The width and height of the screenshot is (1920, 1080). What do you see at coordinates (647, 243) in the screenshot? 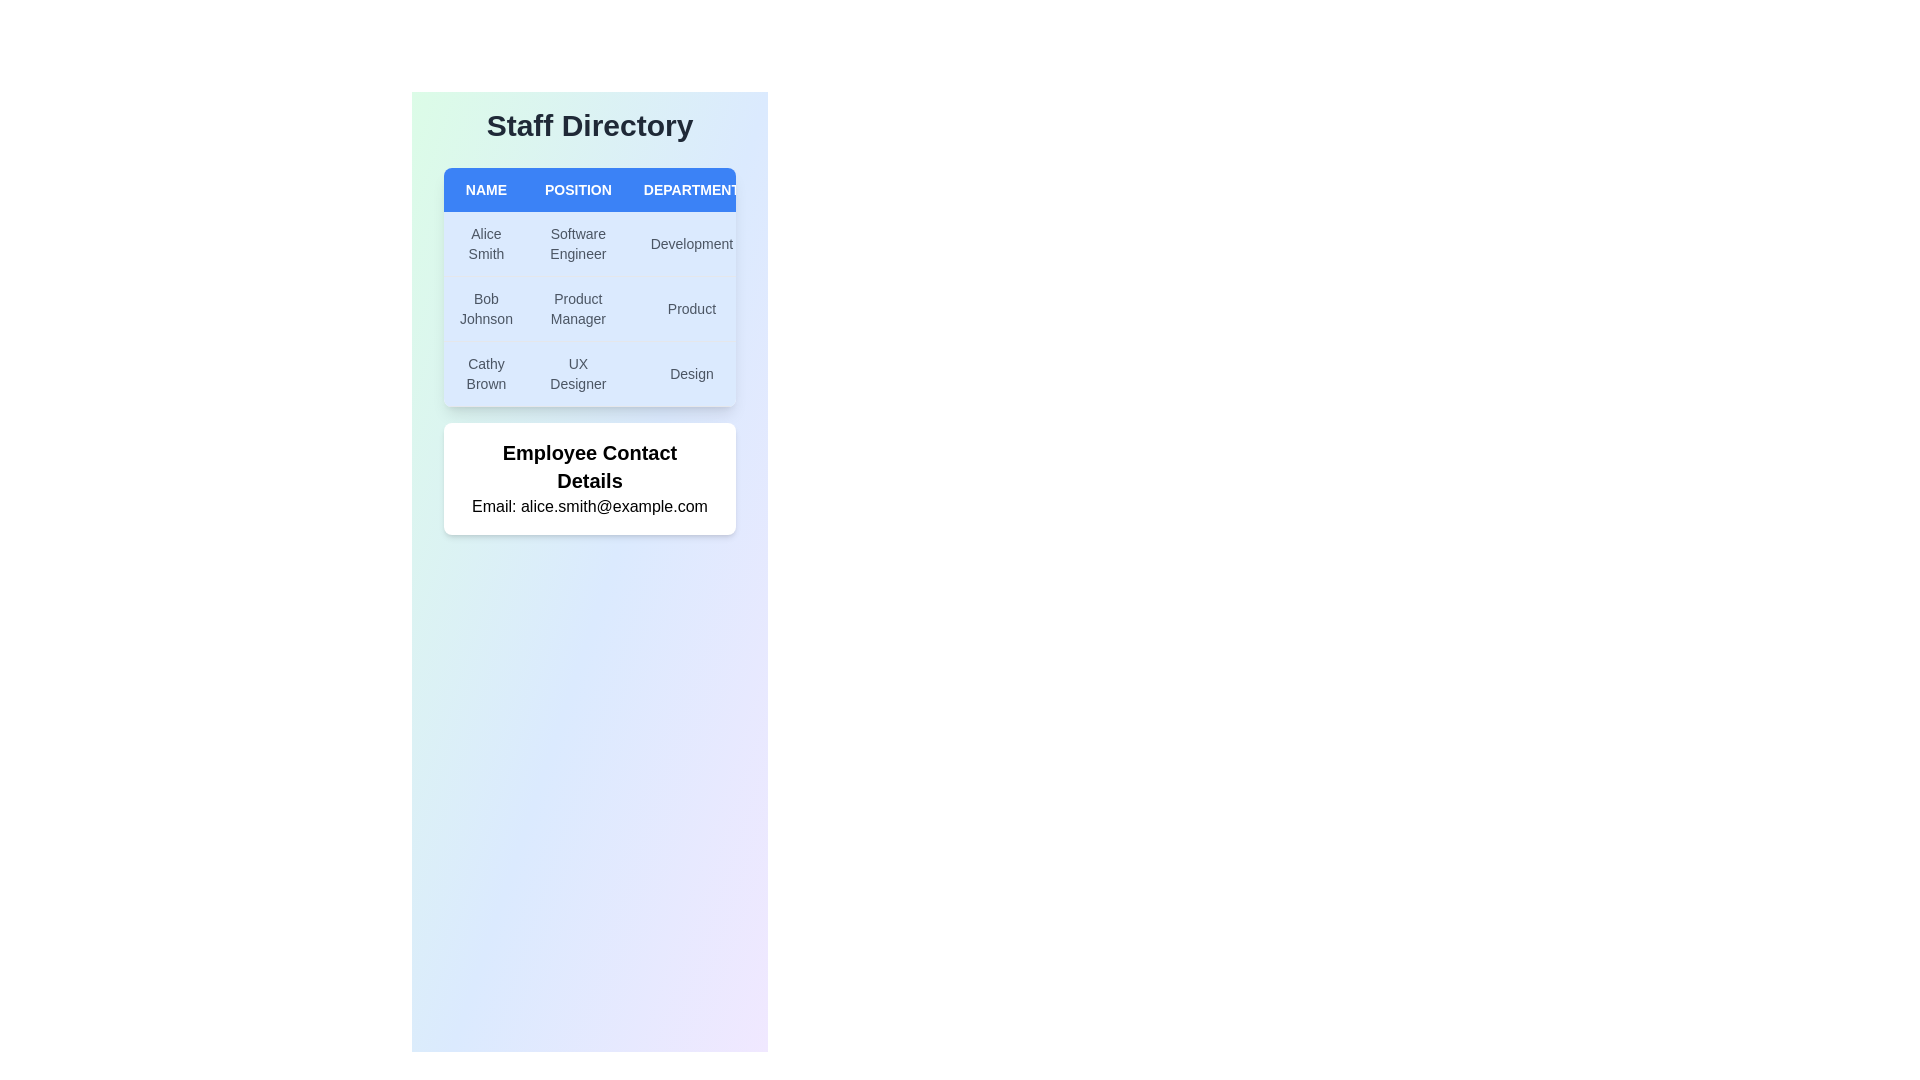
I see `the first row in the Staff Directory table, which has a light blue background and contains the text sections 'Alice Smith', 'Software Engineer', and 'Development'` at bounding box center [647, 243].